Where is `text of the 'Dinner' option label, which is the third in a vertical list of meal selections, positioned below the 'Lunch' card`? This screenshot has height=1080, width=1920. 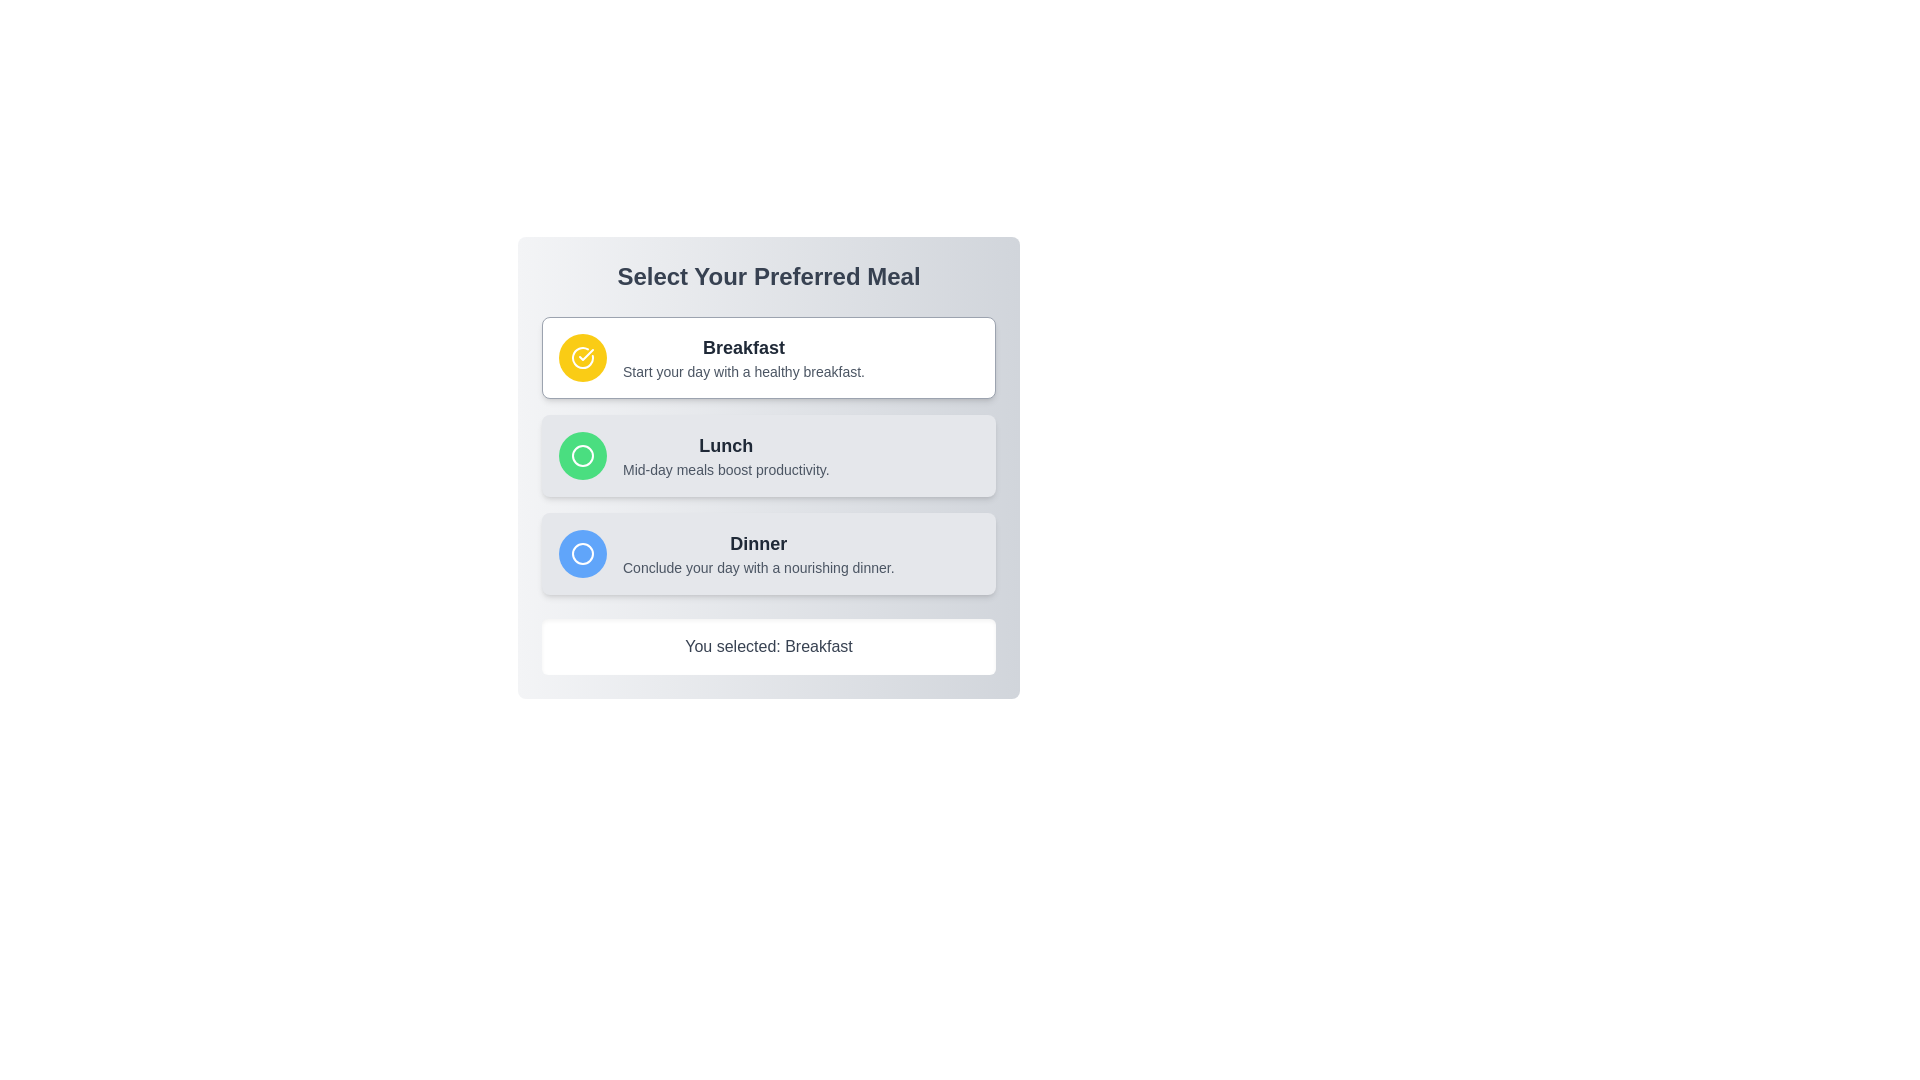 text of the 'Dinner' option label, which is the third in a vertical list of meal selections, positioned below the 'Lunch' card is located at coordinates (757, 554).